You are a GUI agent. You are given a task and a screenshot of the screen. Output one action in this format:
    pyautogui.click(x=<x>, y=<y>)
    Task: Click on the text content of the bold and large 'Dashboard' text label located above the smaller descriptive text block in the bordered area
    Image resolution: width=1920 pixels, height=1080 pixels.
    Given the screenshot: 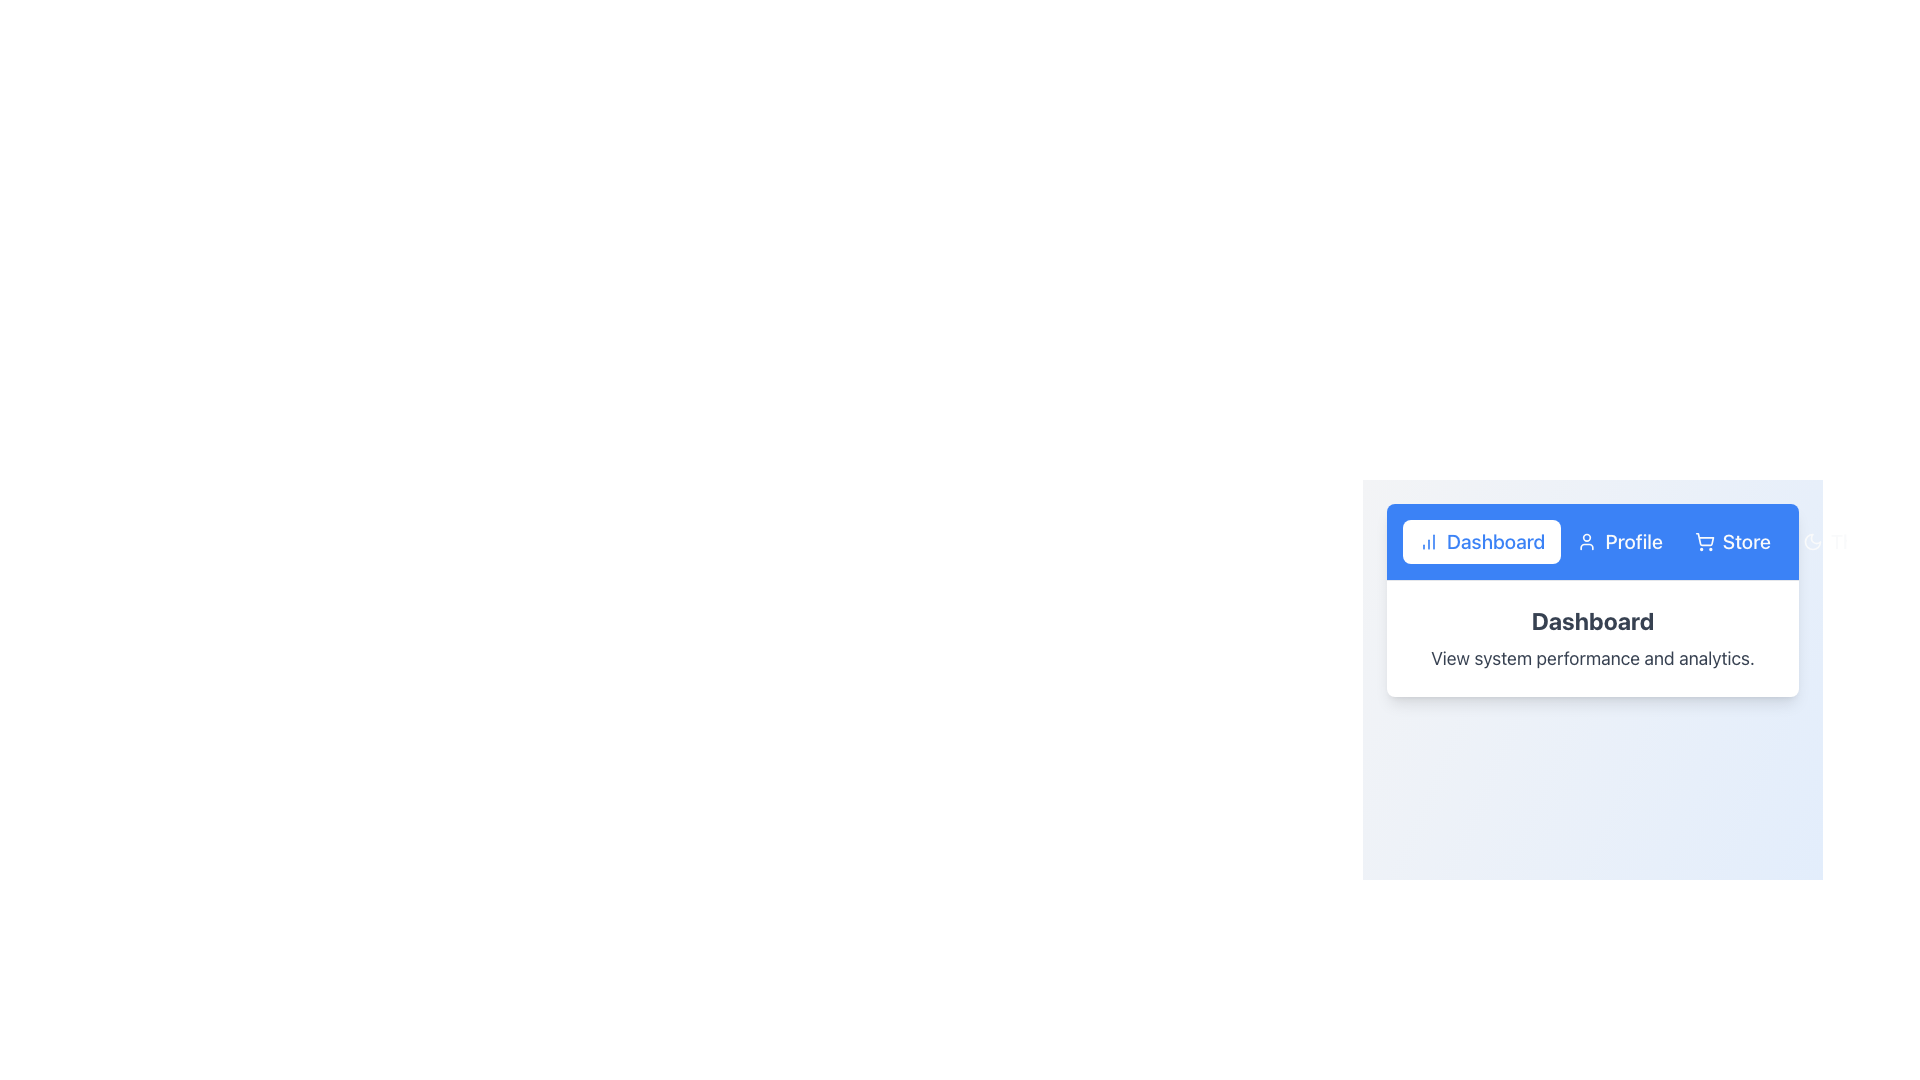 What is the action you would take?
    pyautogui.click(x=1592, y=620)
    